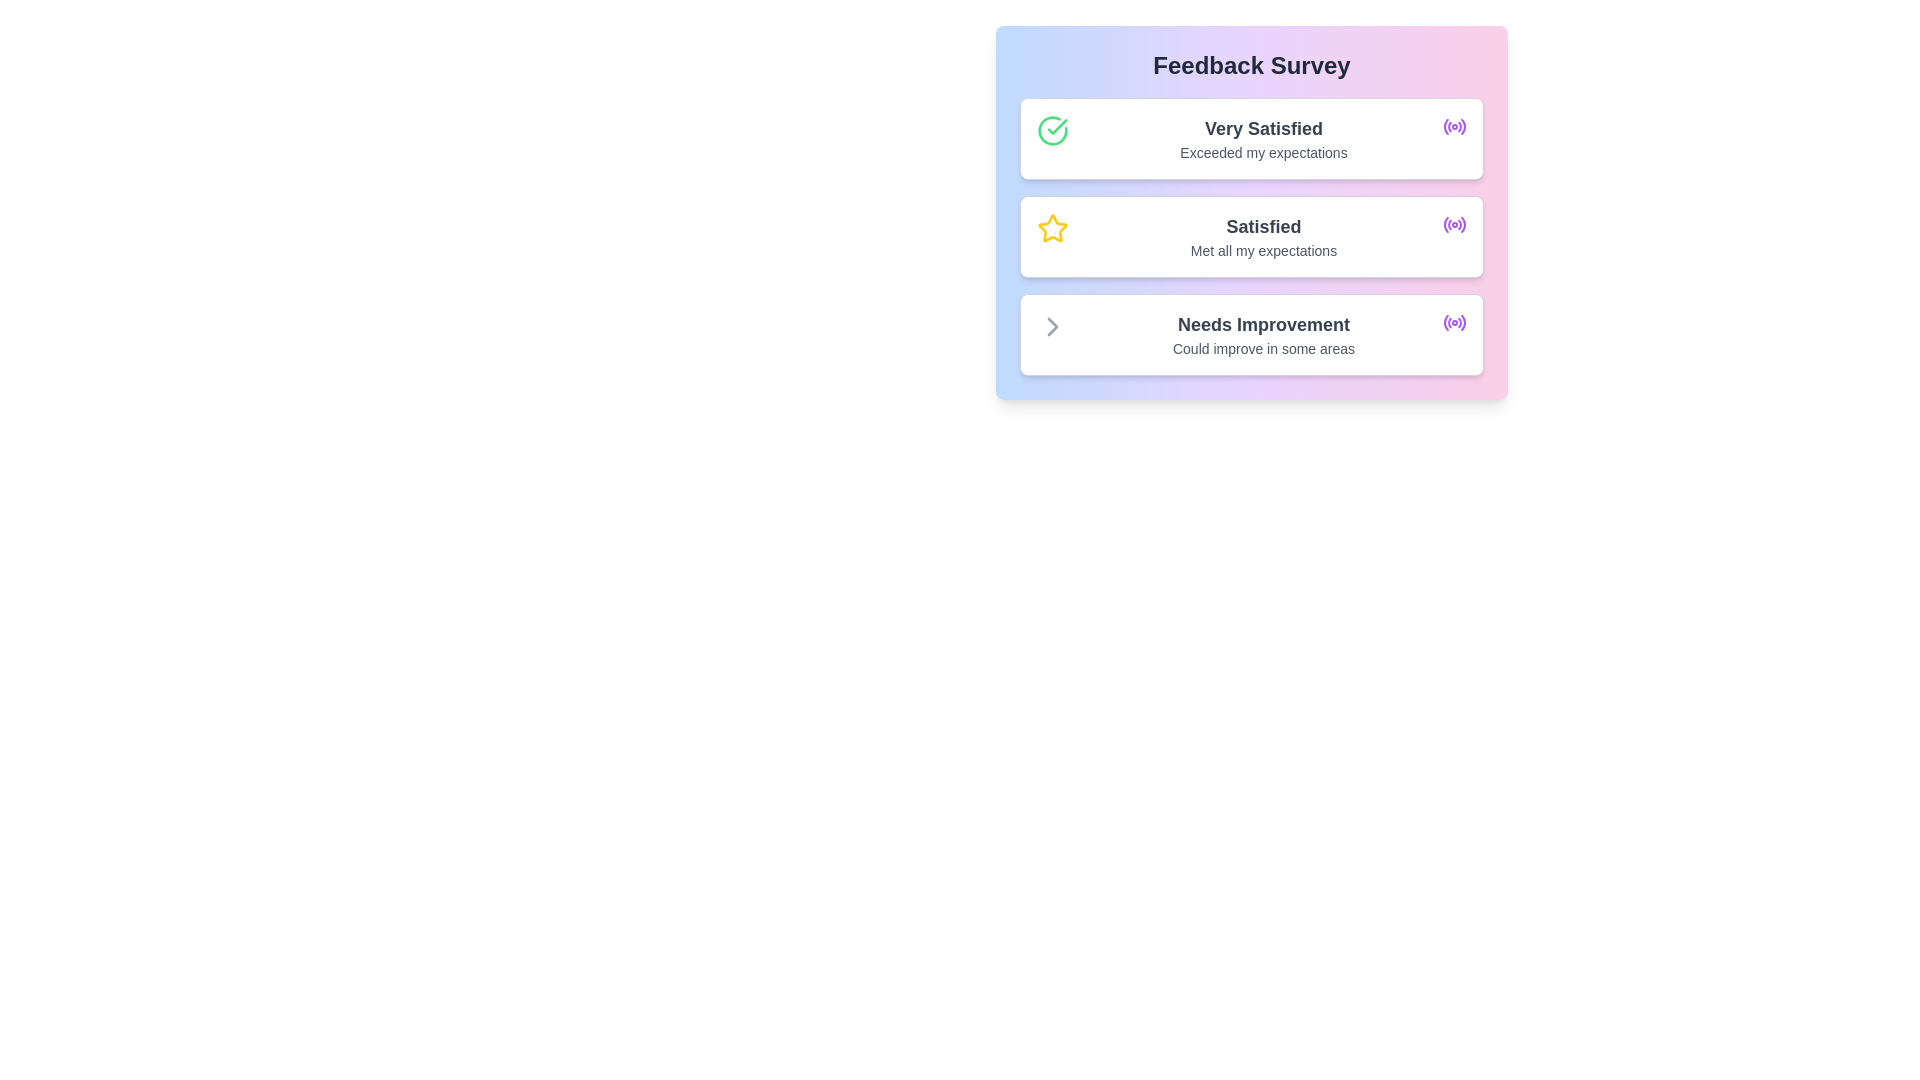 The image size is (1920, 1080). I want to click on the star icon on the left of the 'Satisfied' option in the feedback survey, so click(1051, 227).